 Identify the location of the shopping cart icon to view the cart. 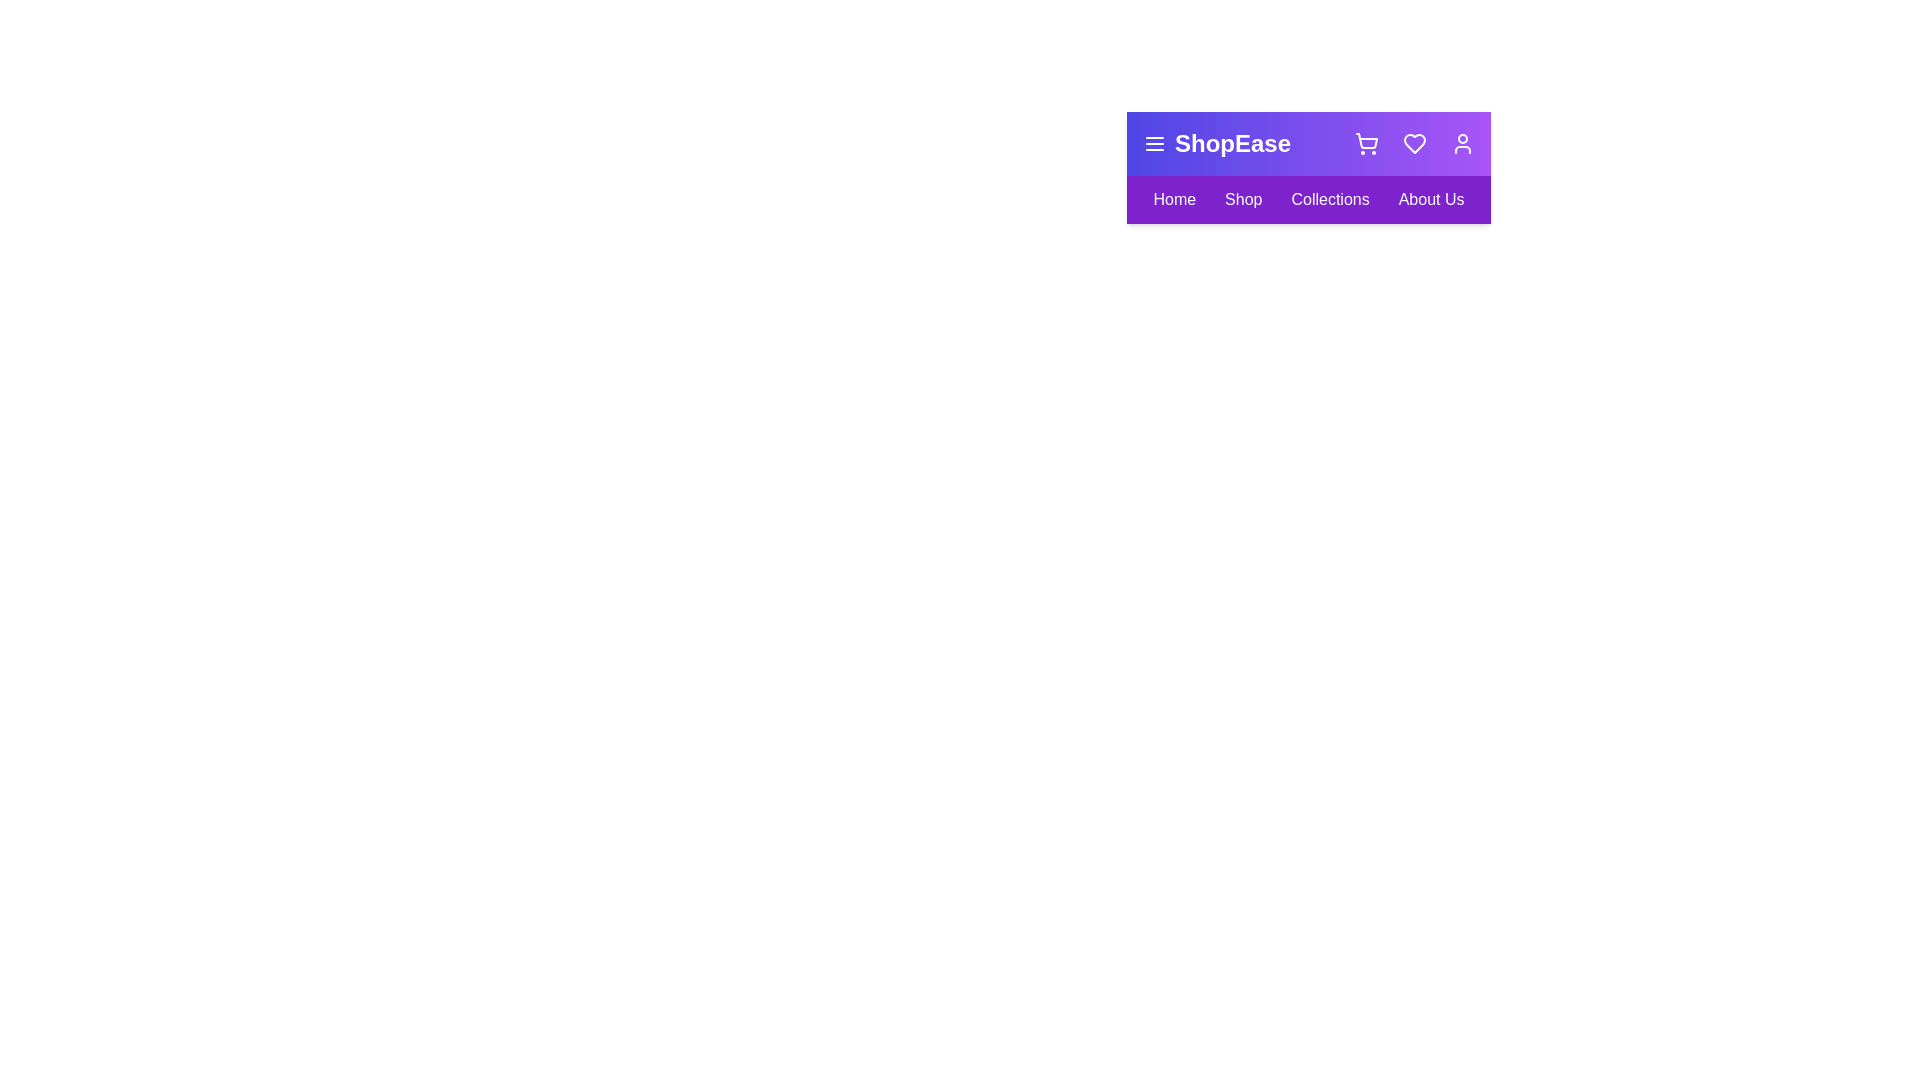
(1366, 142).